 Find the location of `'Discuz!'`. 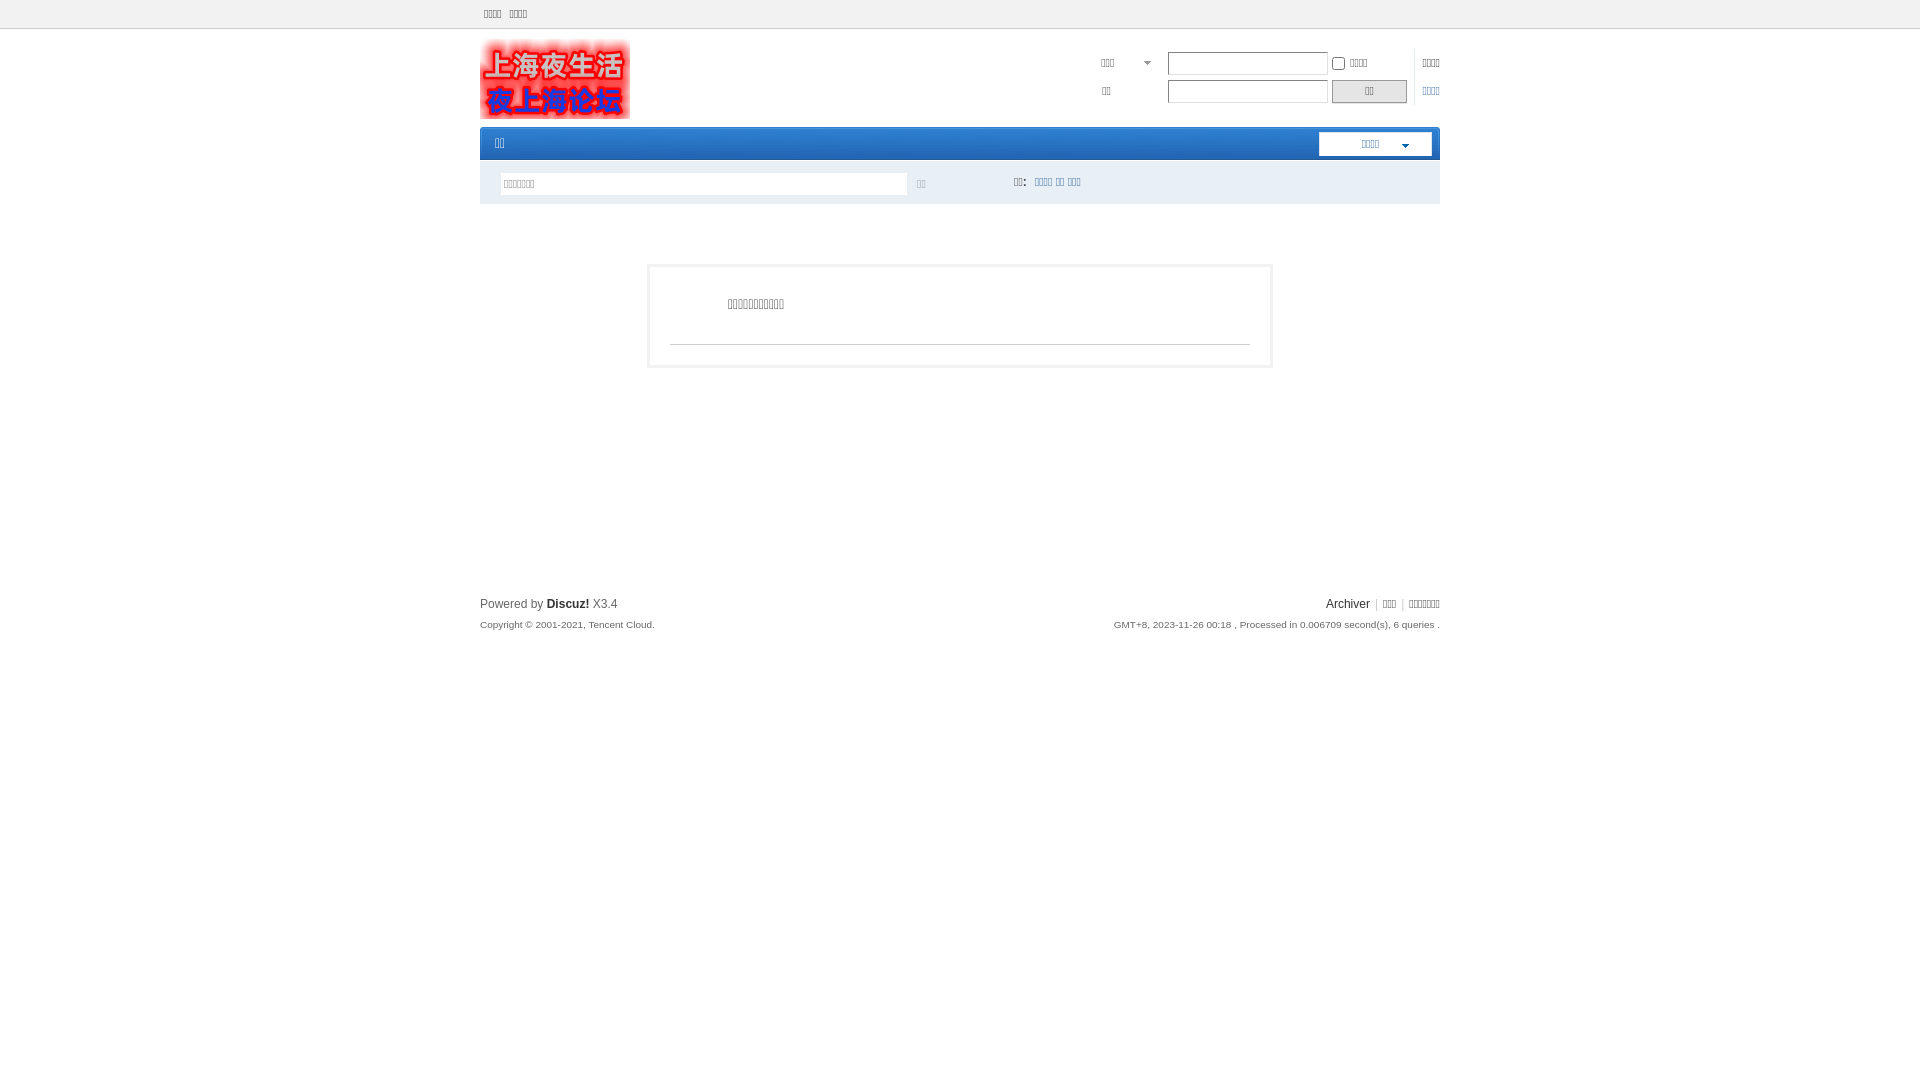

'Discuz!' is located at coordinates (567, 603).